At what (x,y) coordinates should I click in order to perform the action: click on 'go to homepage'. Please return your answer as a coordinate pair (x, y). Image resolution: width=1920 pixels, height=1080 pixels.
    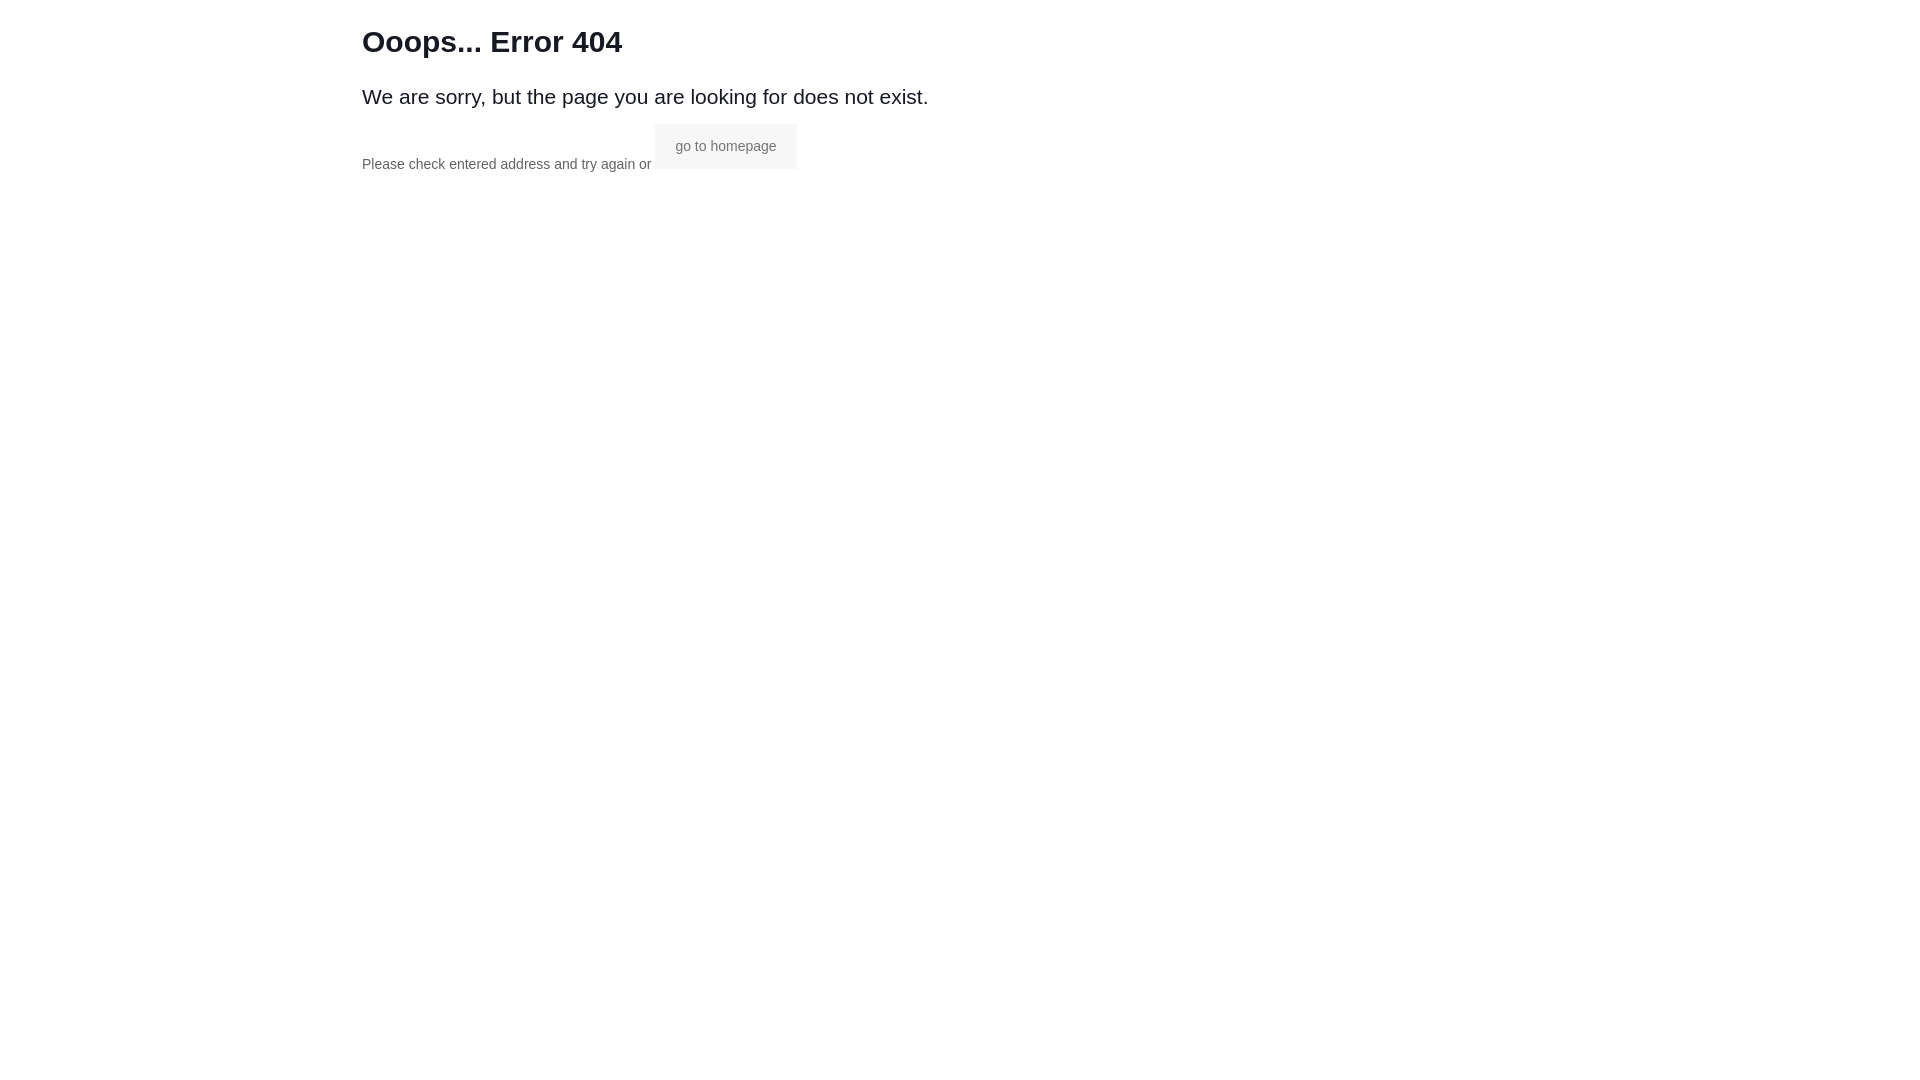
    Looking at the image, I should click on (654, 145).